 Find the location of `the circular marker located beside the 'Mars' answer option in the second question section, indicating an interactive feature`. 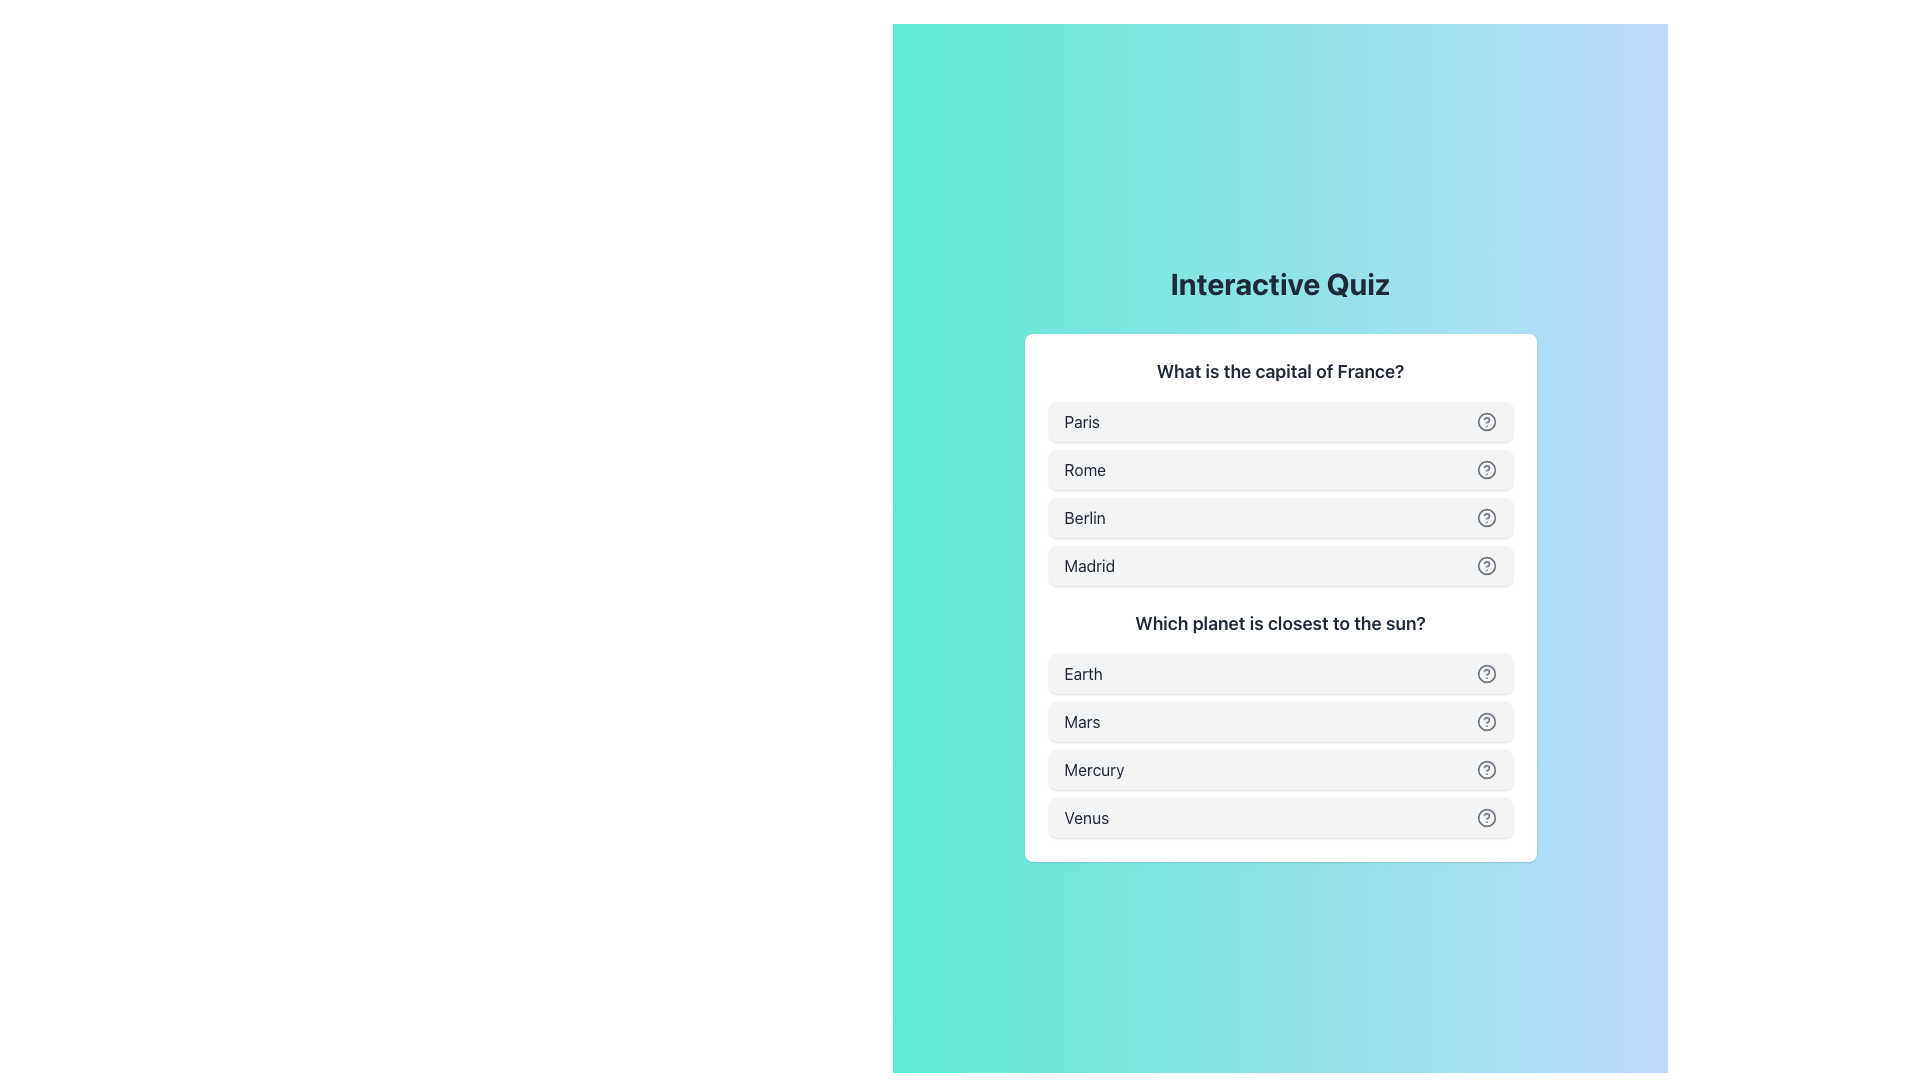

the circular marker located beside the 'Mars' answer option in the second question section, indicating an interactive feature is located at coordinates (1486, 721).